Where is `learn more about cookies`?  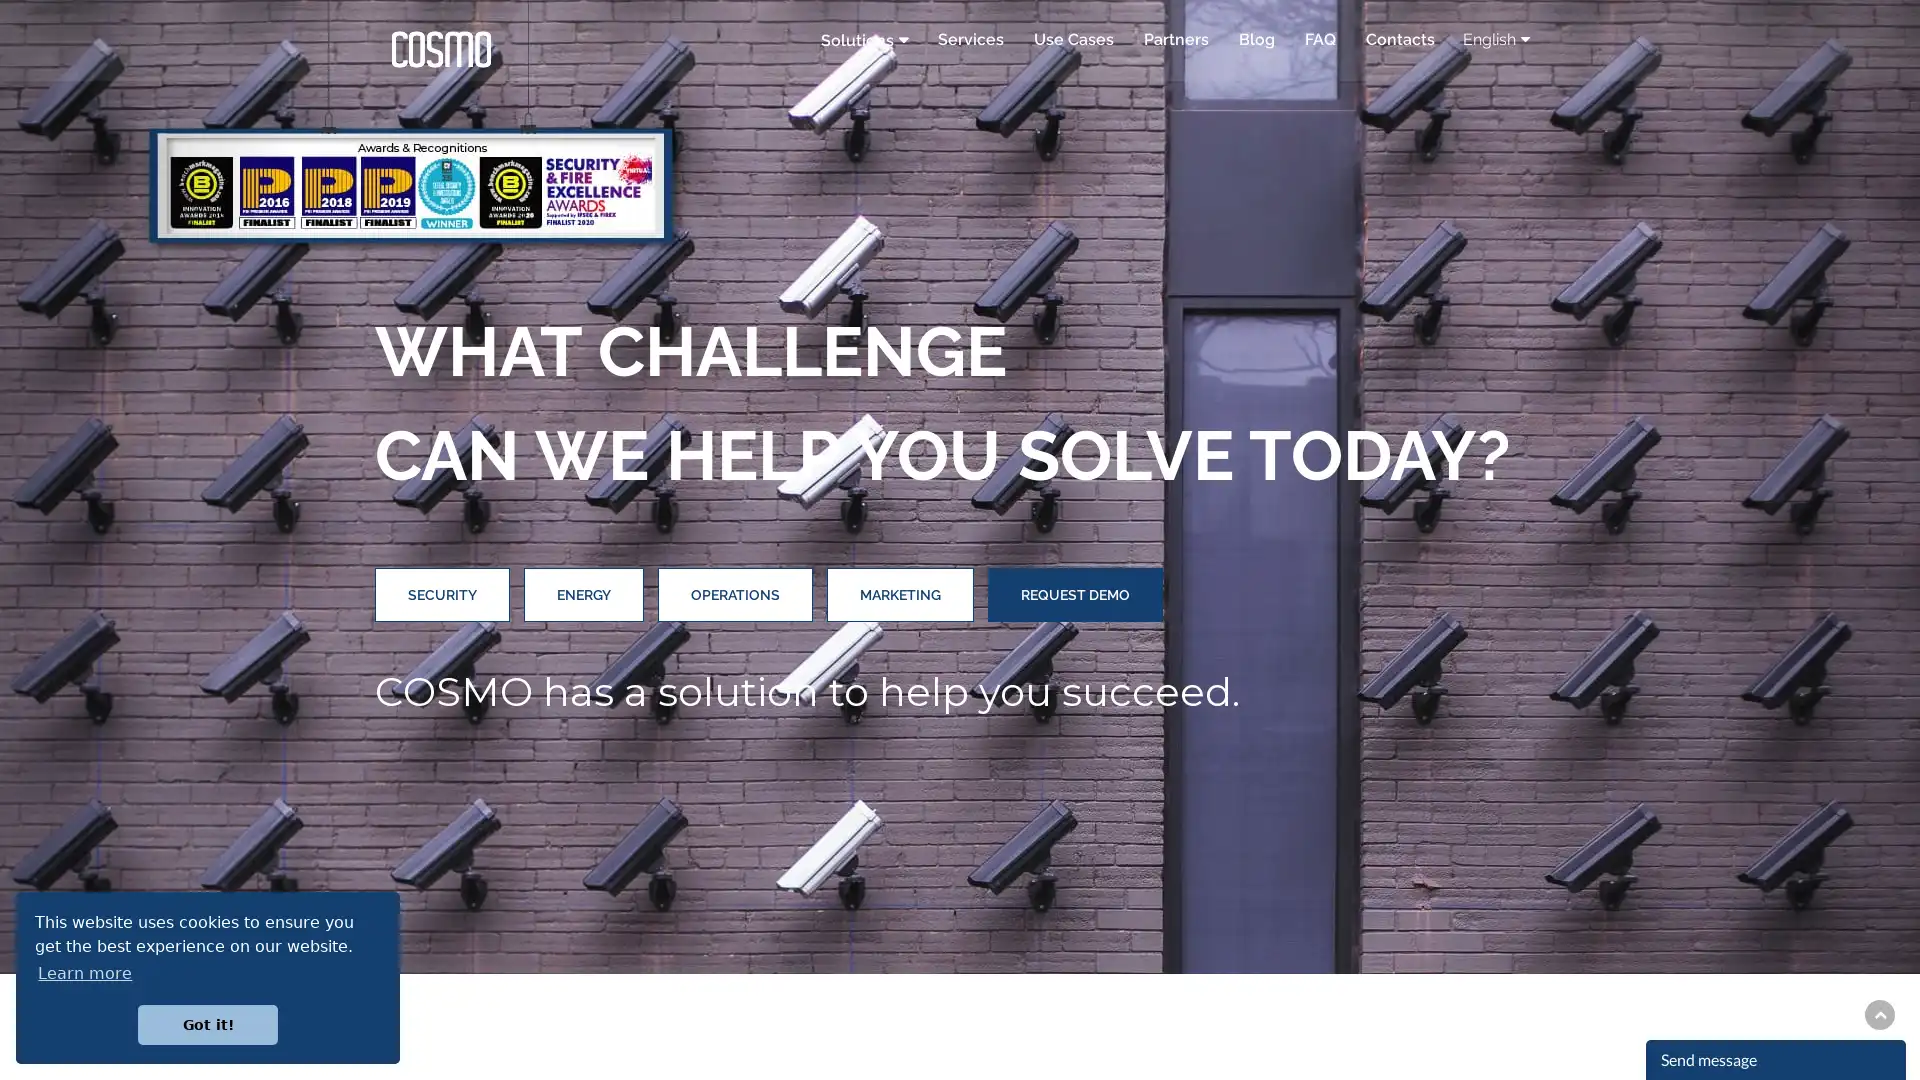
learn more about cookies is located at coordinates (84, 972).